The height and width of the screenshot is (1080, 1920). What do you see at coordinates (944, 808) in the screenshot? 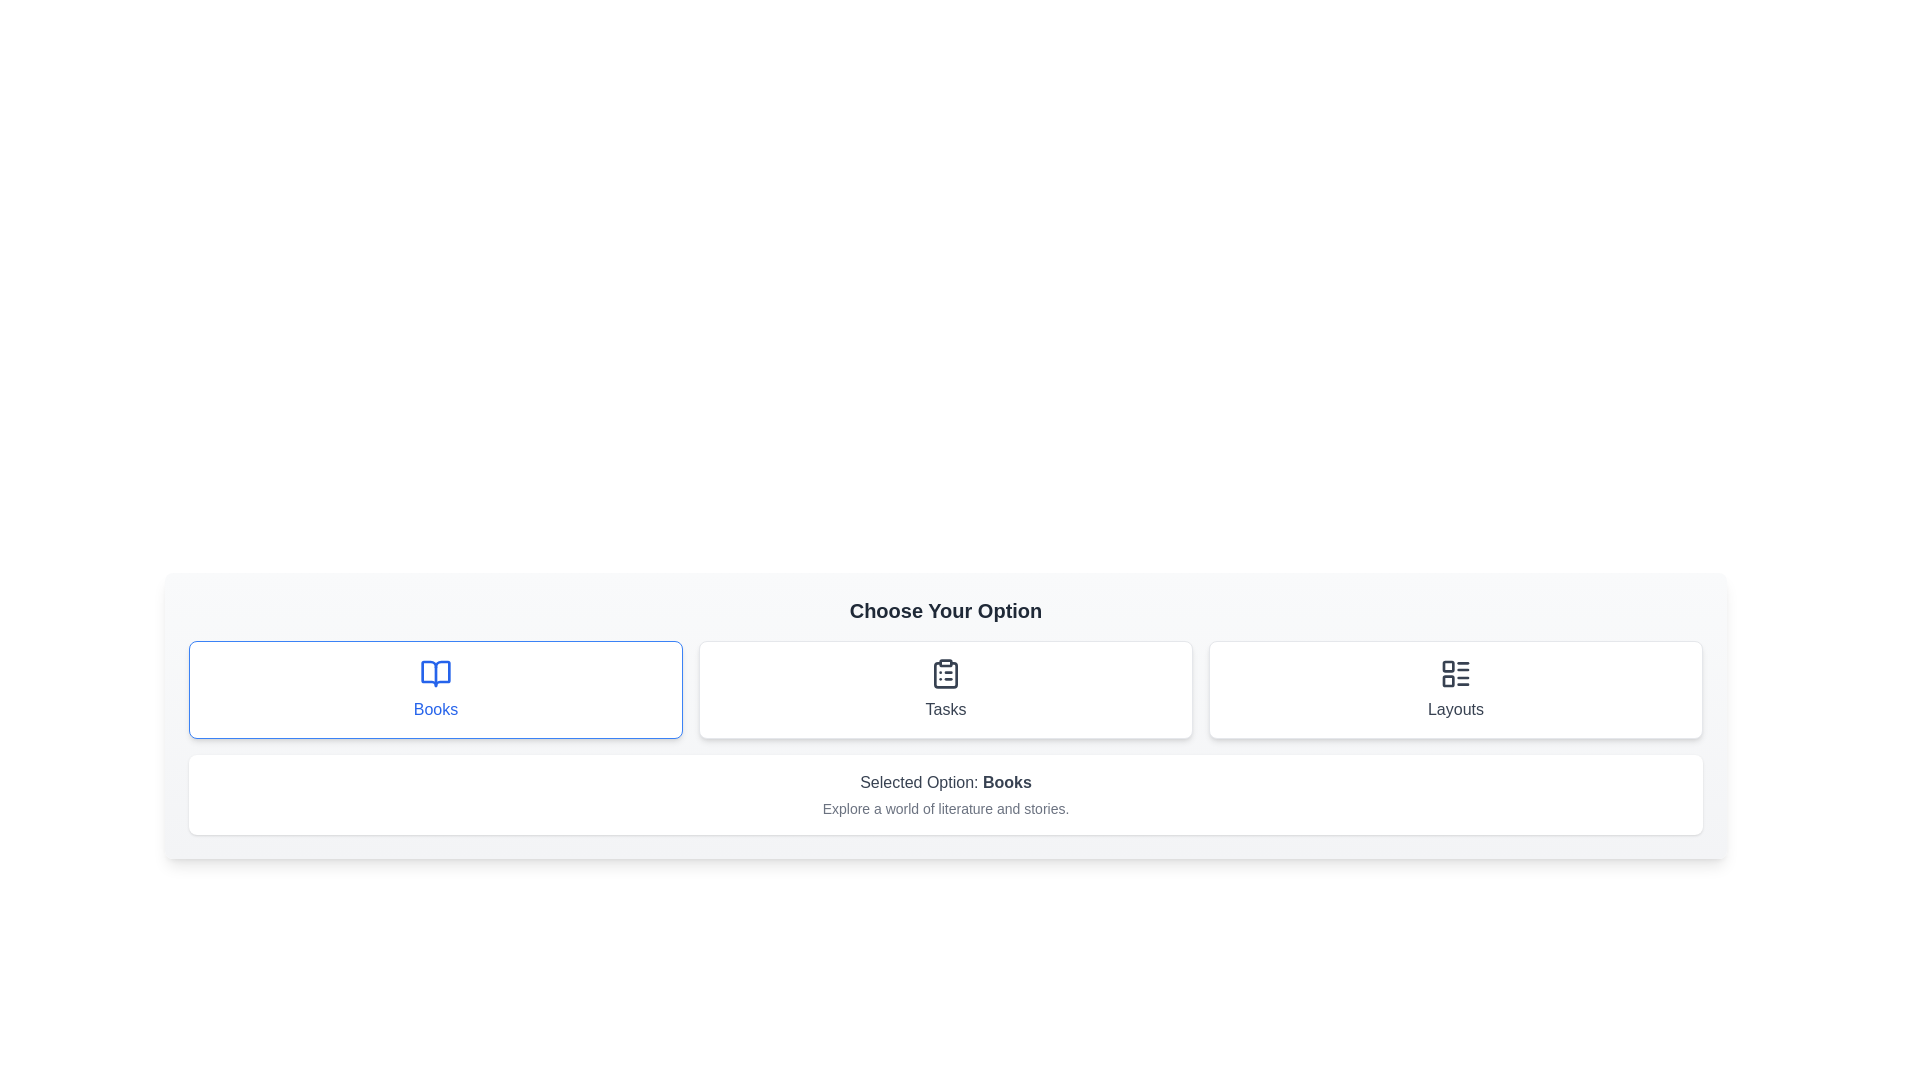
I see `the static text element that displays 'Explore a world of literature and stories.', which is located directly underneath 'Selected Option: Books'` at bounding box center [944, 808].